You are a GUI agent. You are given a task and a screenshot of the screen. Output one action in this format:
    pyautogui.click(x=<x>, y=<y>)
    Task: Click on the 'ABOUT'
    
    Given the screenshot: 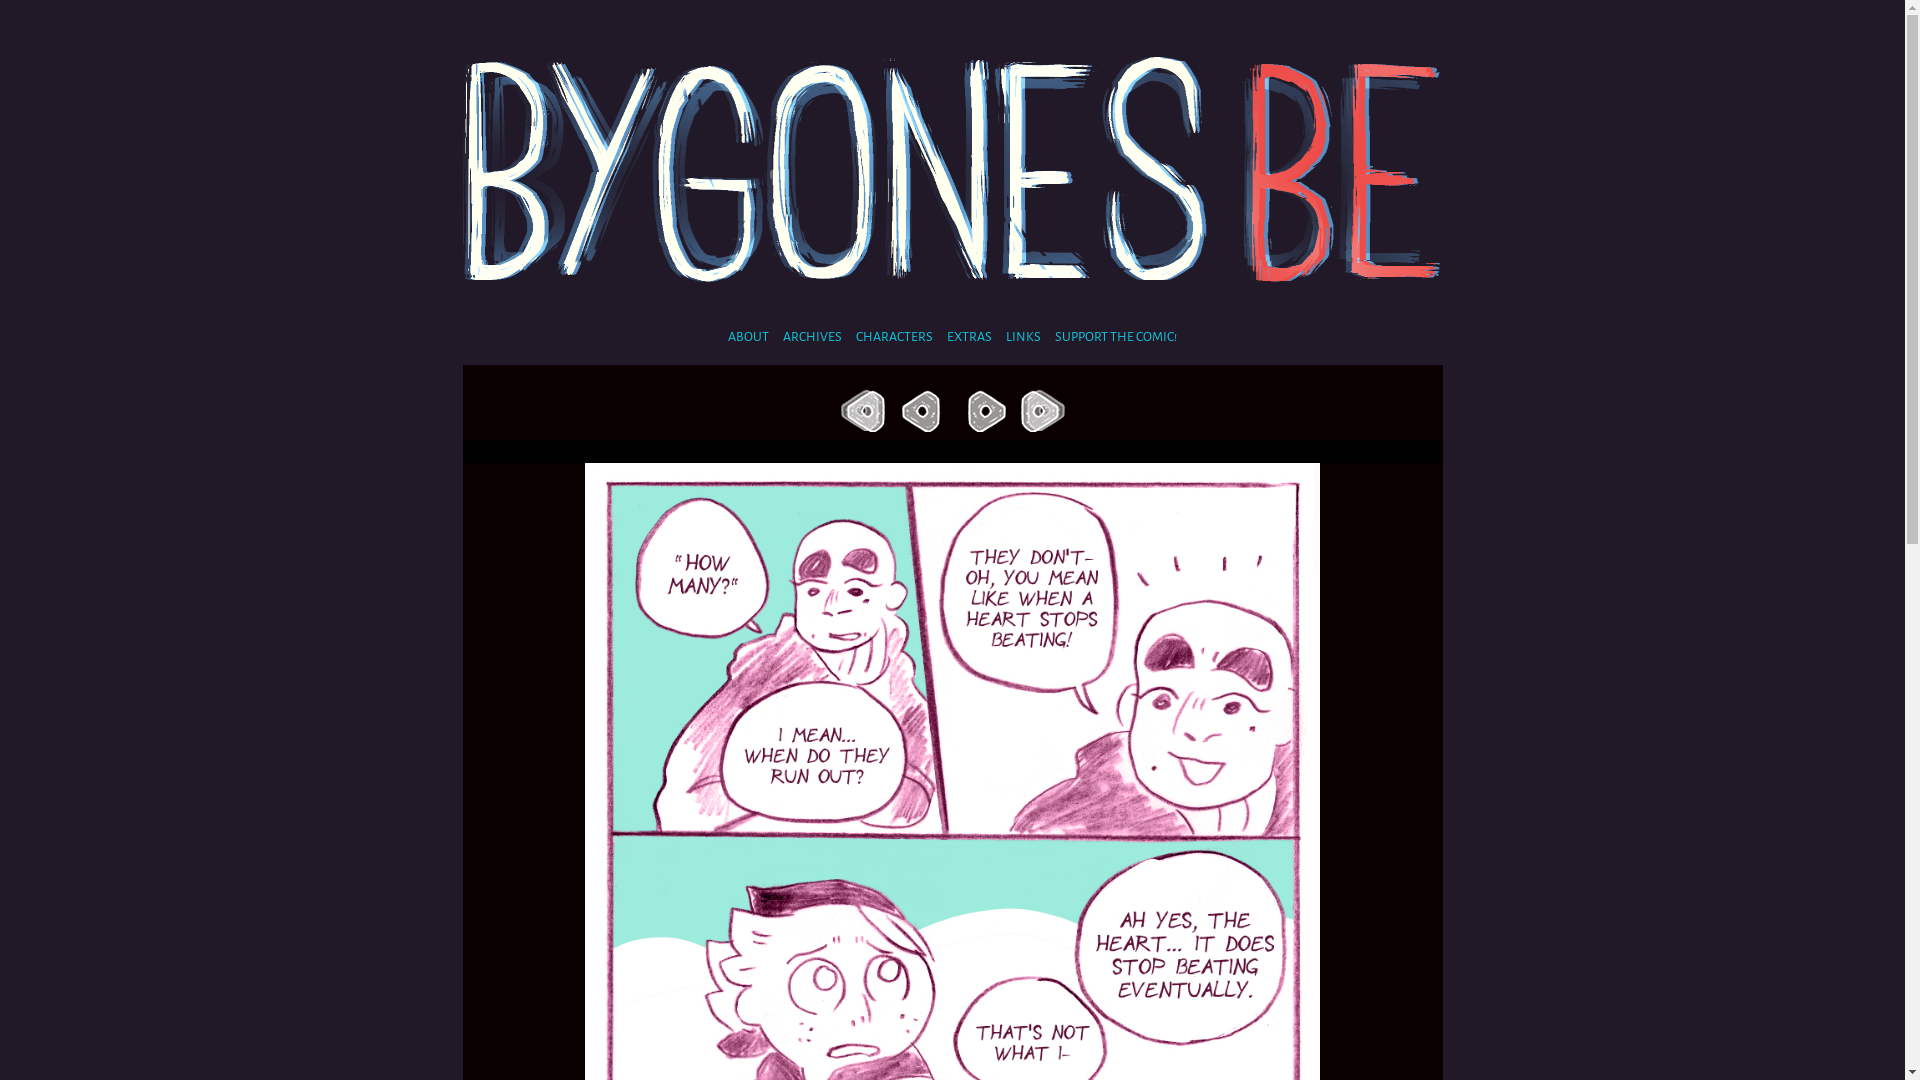 What is the action you would take?
    pyautogui.click(x=720, y=336)
    